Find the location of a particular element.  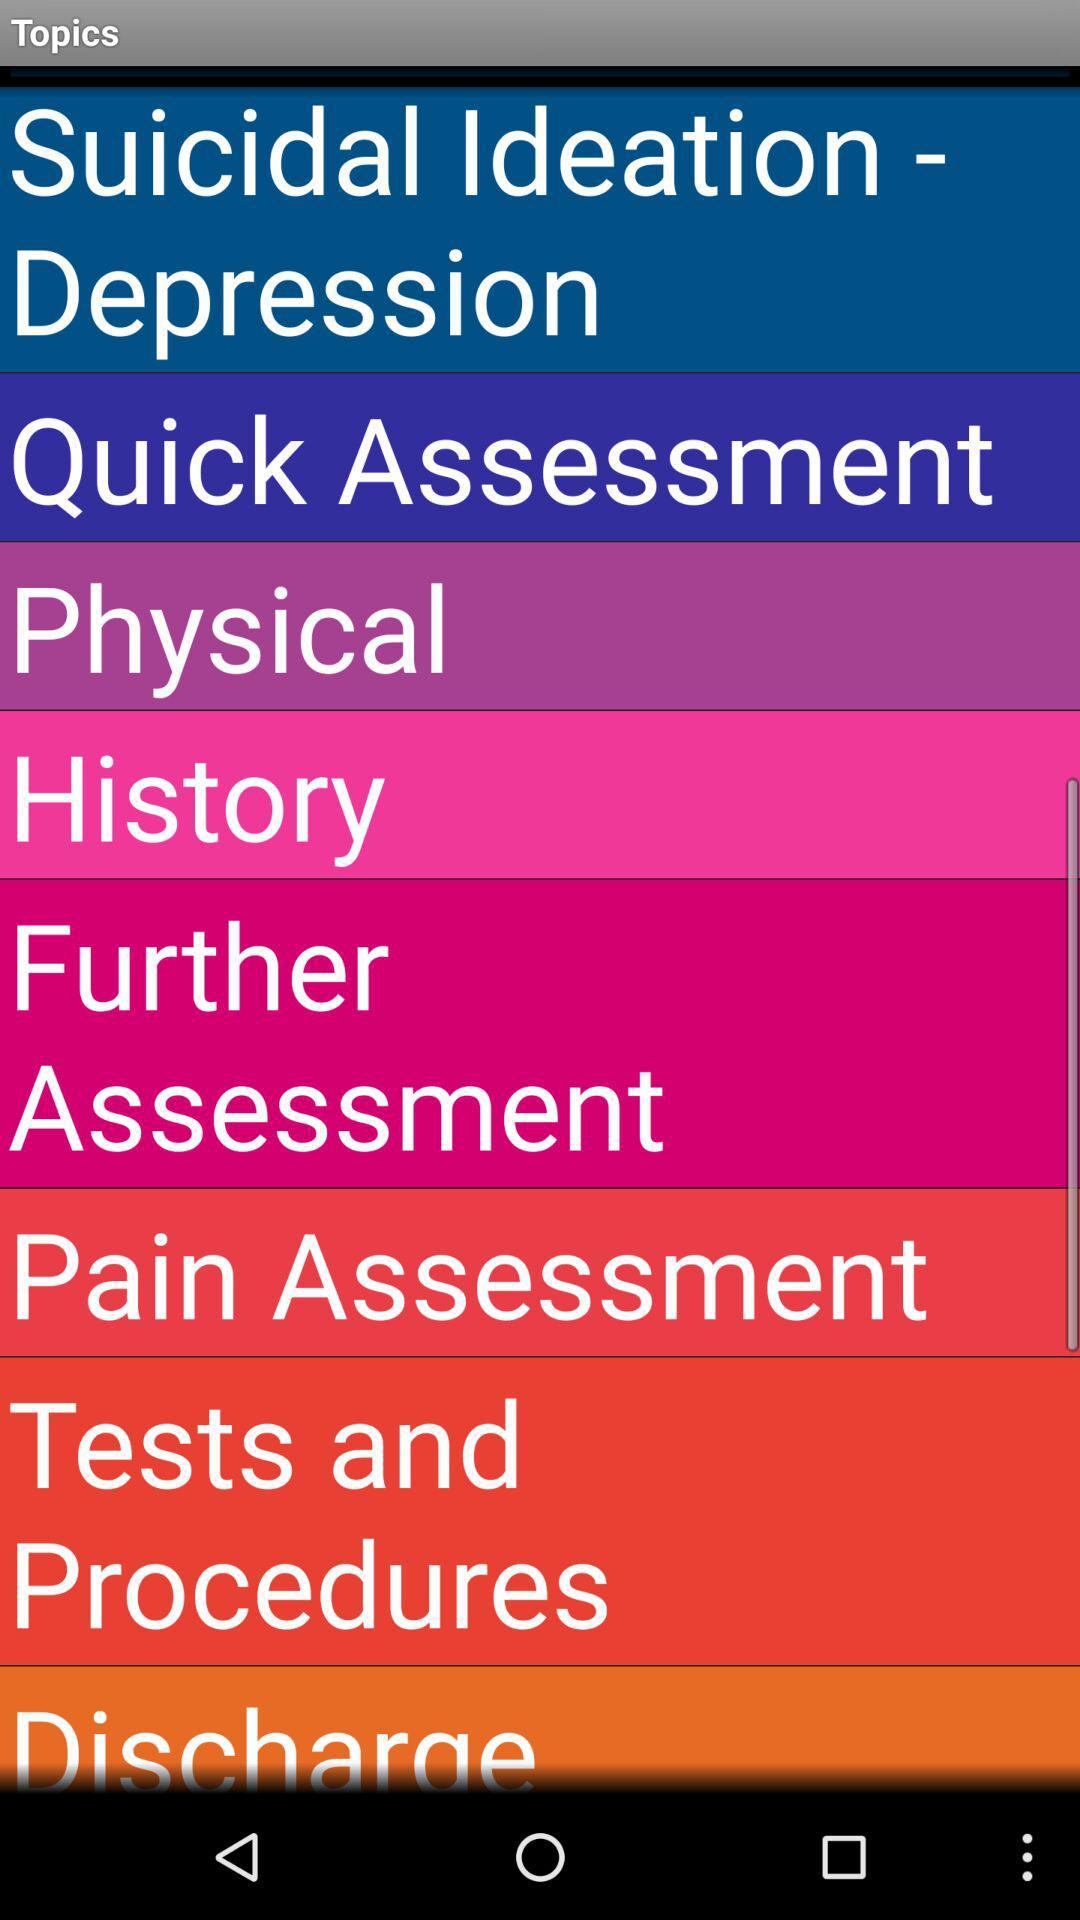

item below the suicidal ideation - depression item is located at coordinates (540, 456).